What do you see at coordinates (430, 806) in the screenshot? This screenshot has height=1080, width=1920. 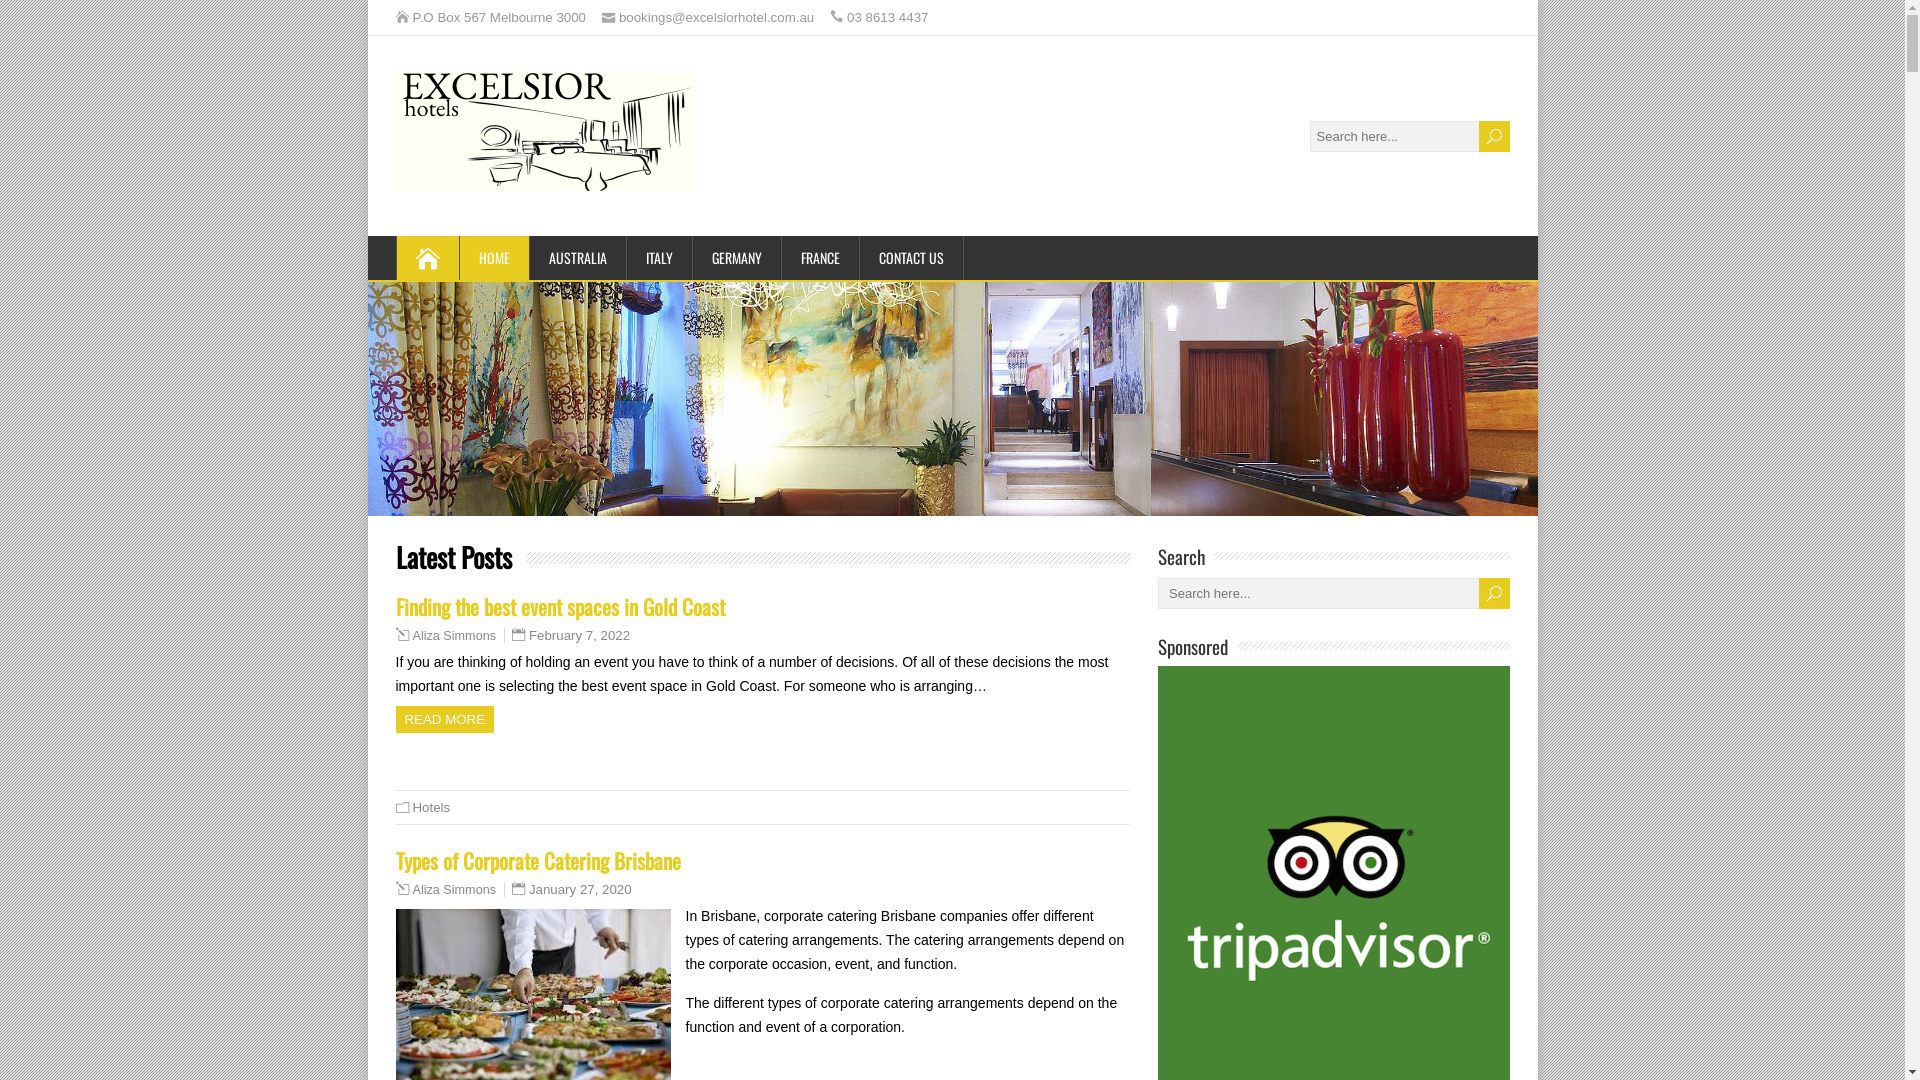 I see `'Hotels'` at bounding box center [430, 806].